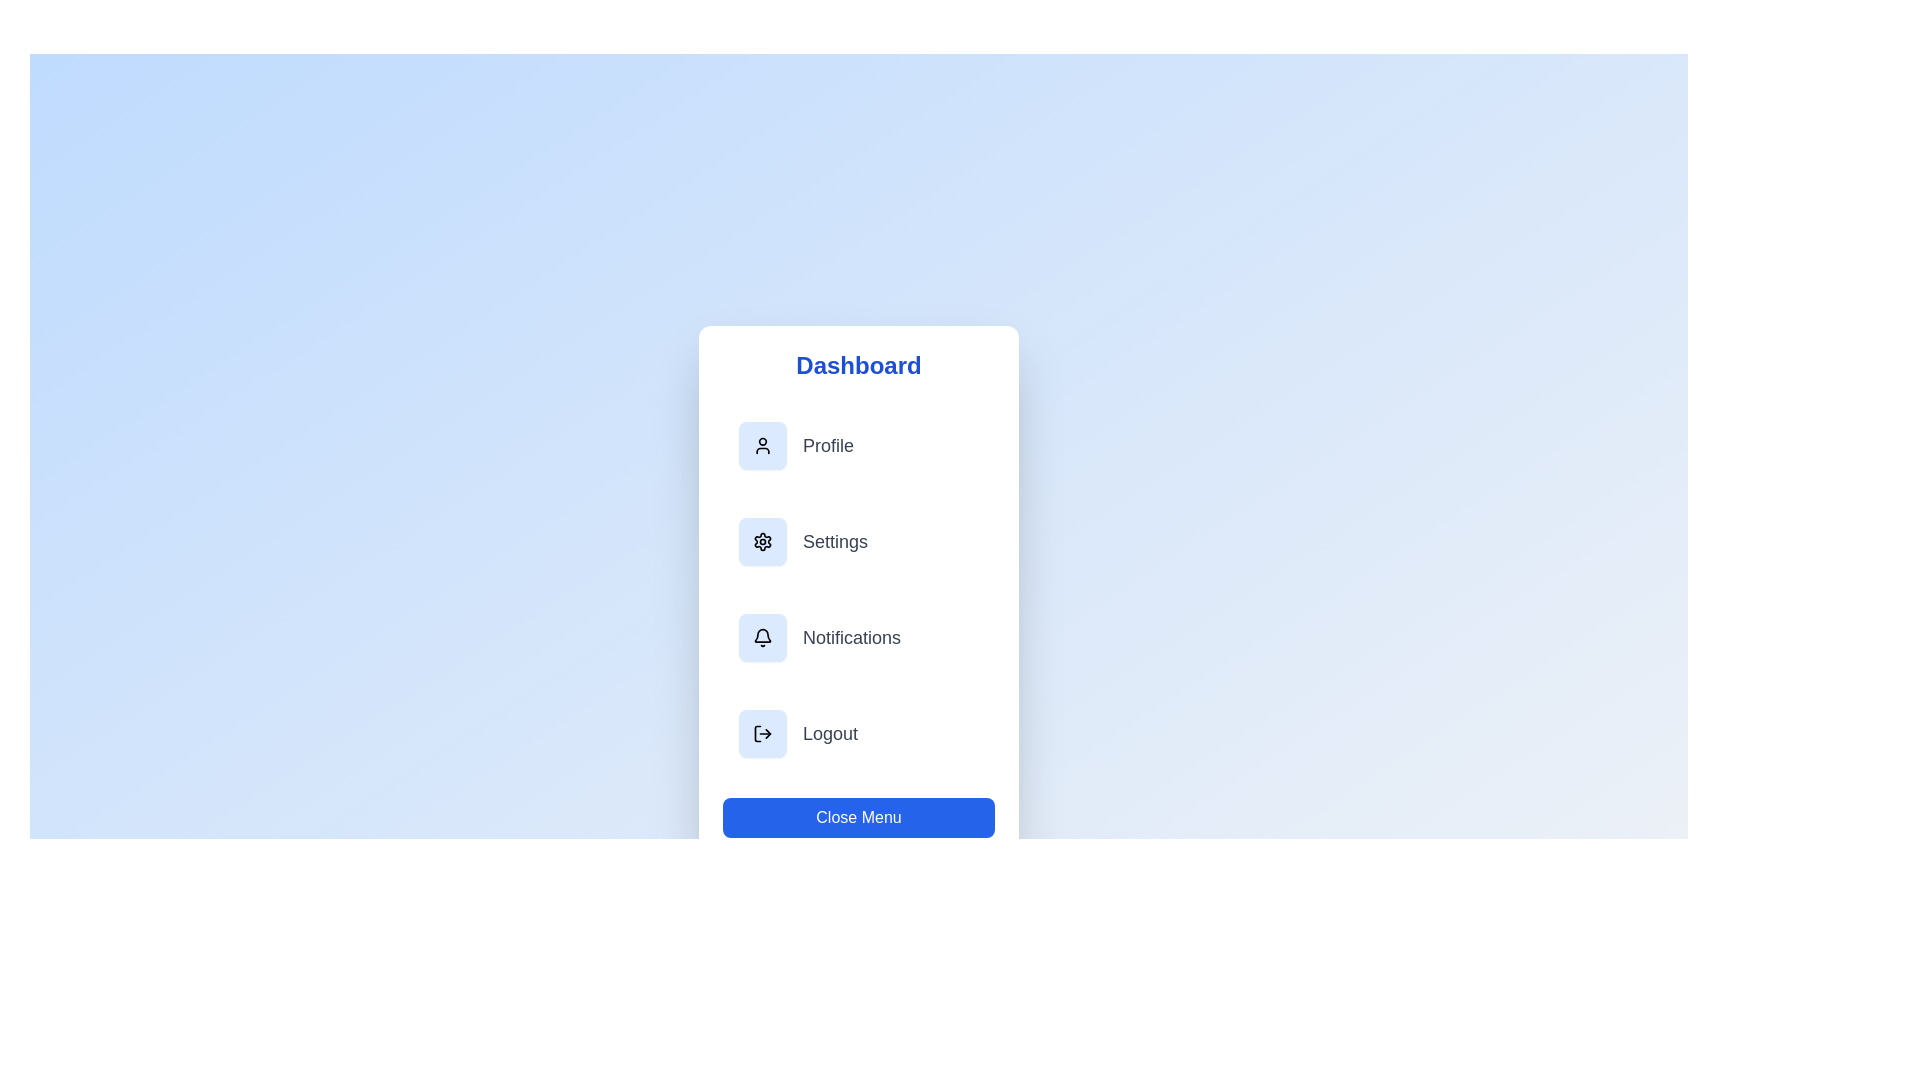 The width and height of the screenshot is (1920, 1080). I want to click on the menu item Logout to observe visual feedback, so click(859, 733).